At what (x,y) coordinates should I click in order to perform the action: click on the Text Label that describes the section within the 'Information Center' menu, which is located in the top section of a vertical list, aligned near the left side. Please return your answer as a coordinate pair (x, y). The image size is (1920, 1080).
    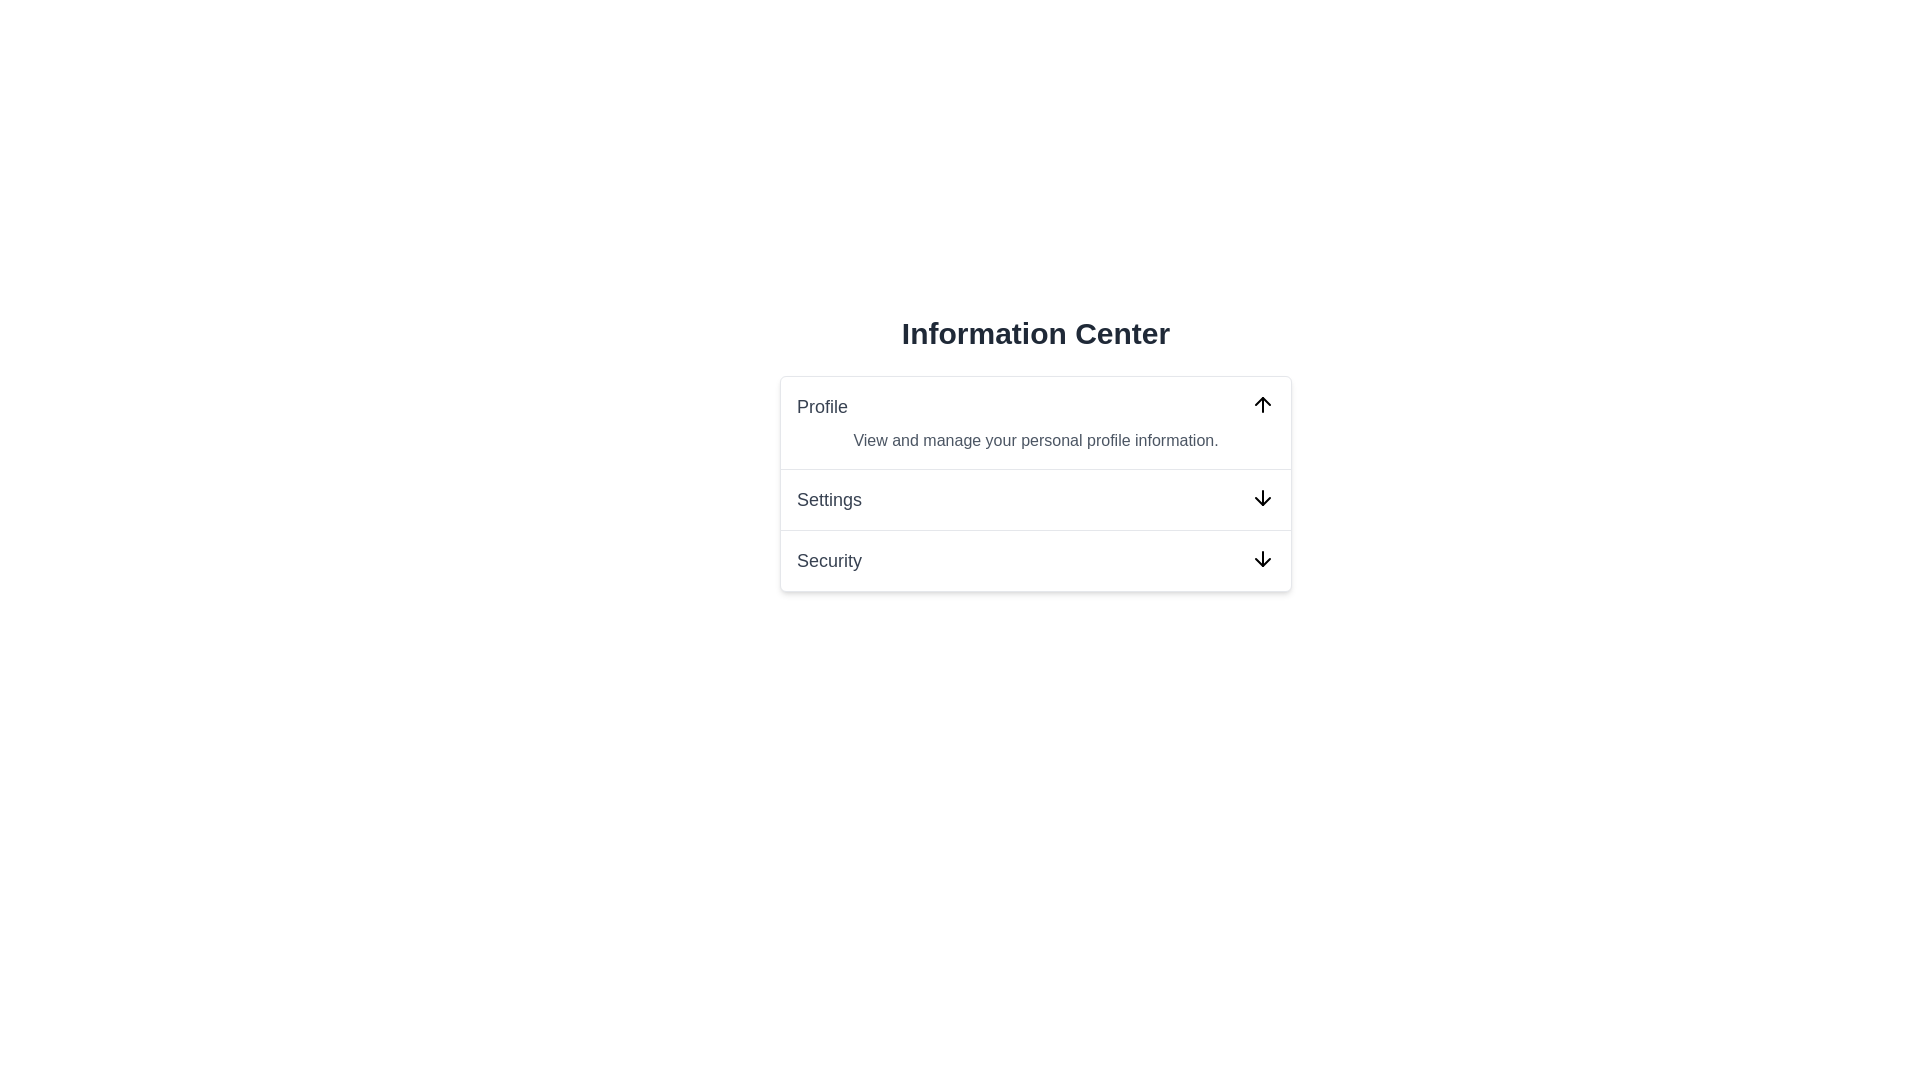
    Looking at the image, I should click on (822, 406).